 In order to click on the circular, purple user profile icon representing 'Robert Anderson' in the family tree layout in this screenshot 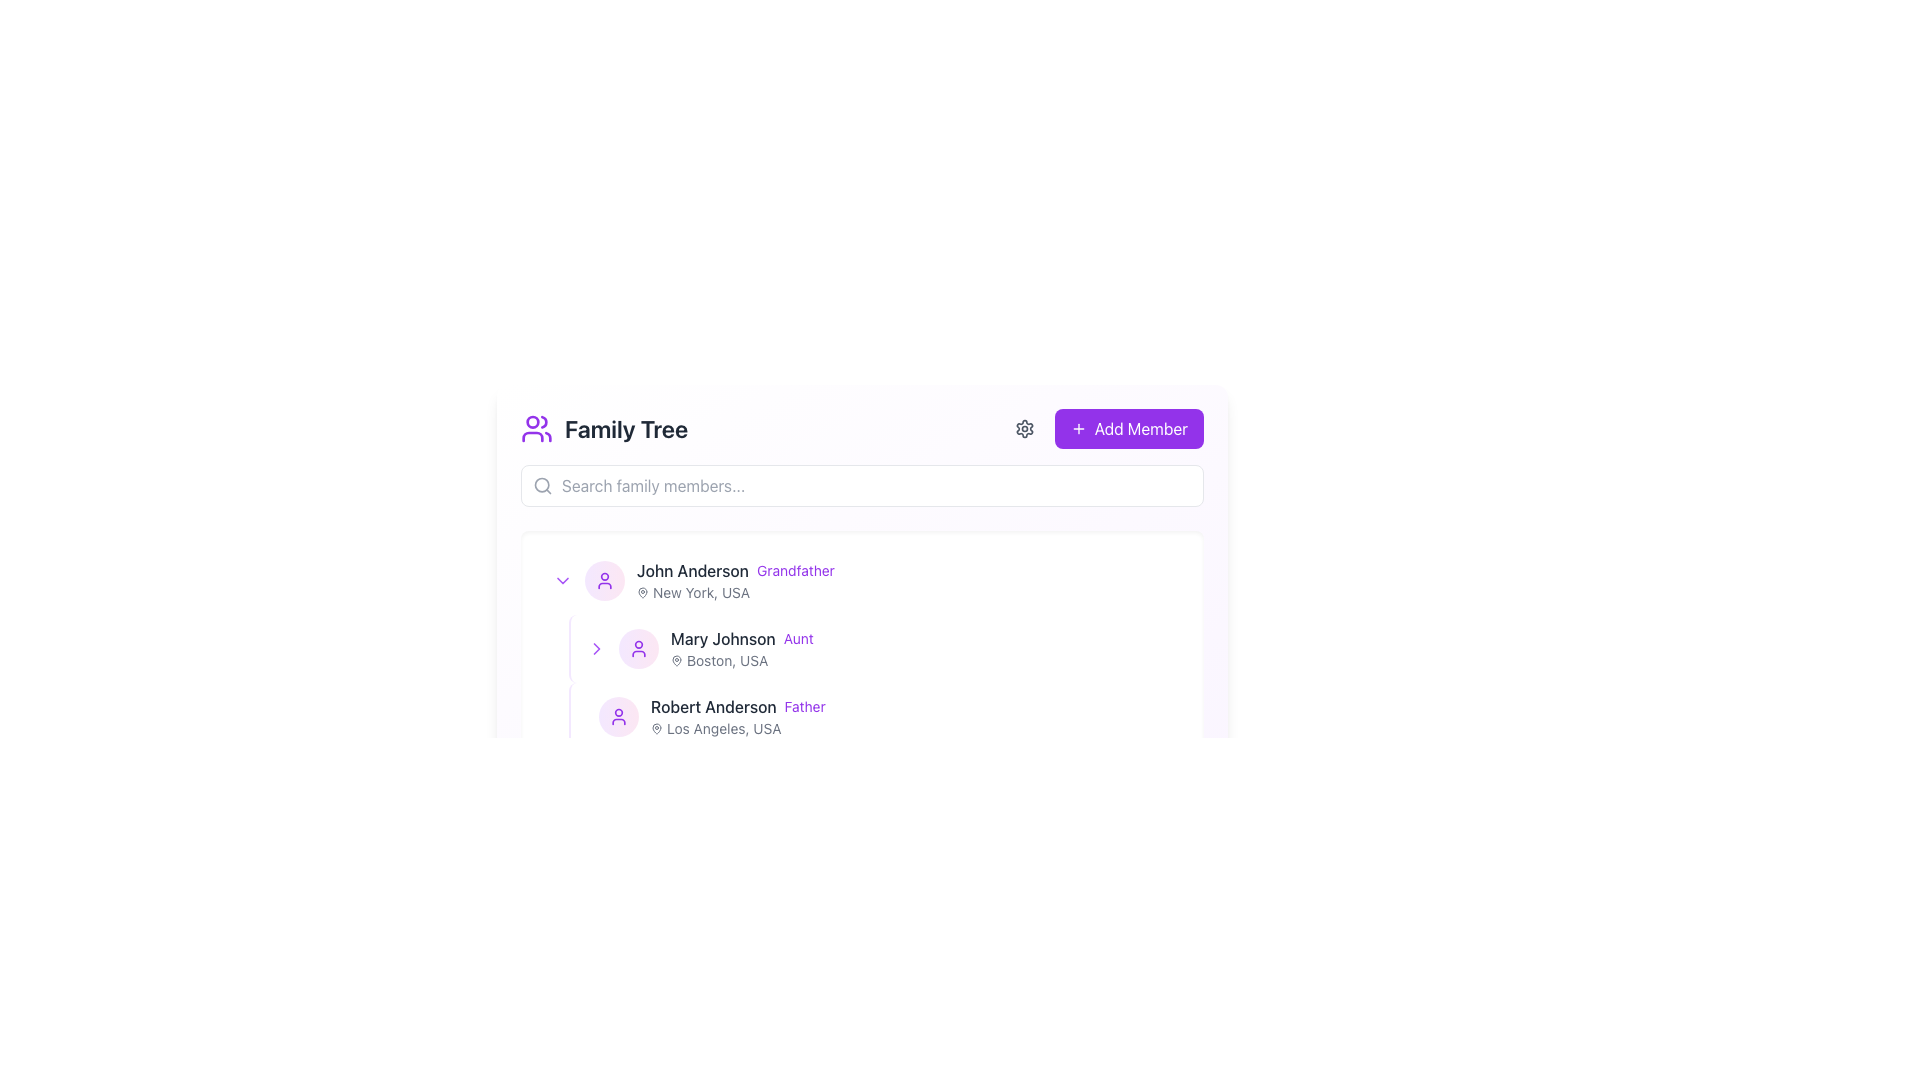, I will do `click(618, 716)`.